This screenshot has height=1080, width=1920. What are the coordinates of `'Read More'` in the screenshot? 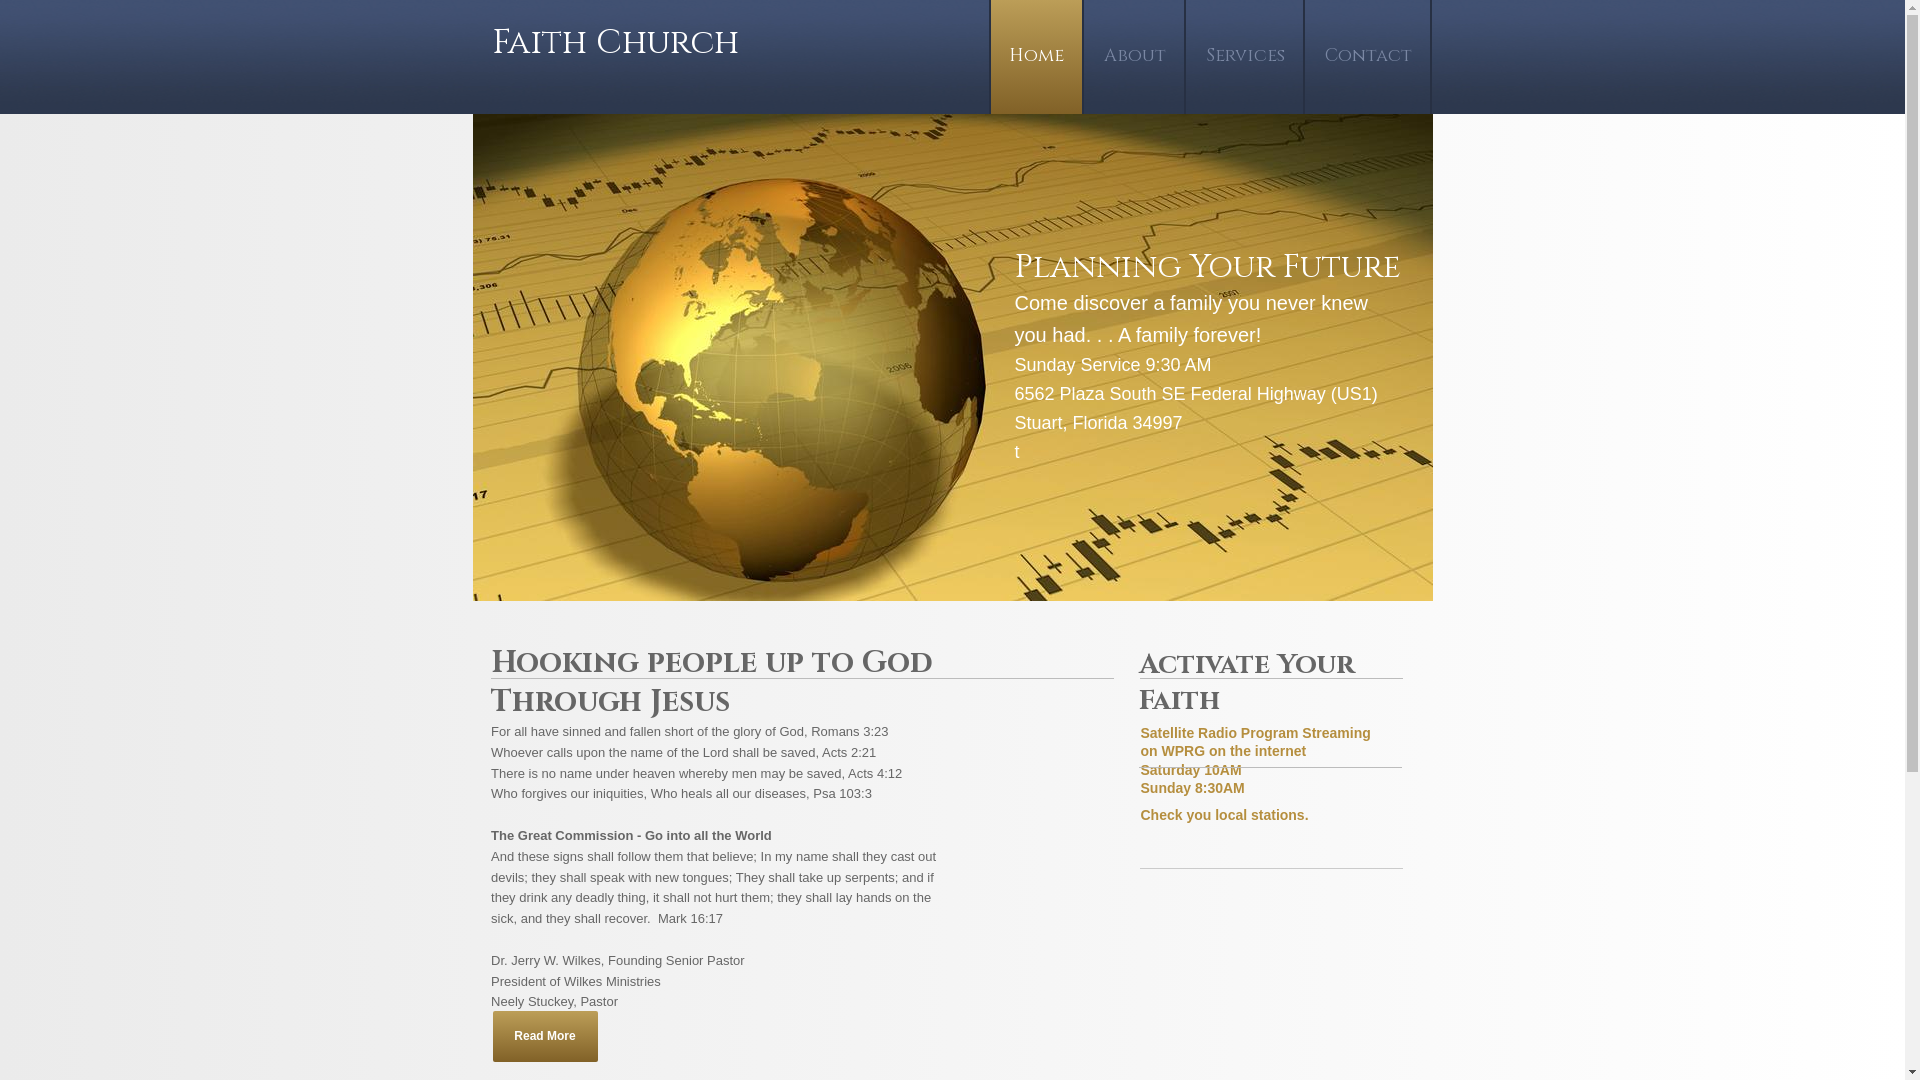 It's located at (544, 1035).